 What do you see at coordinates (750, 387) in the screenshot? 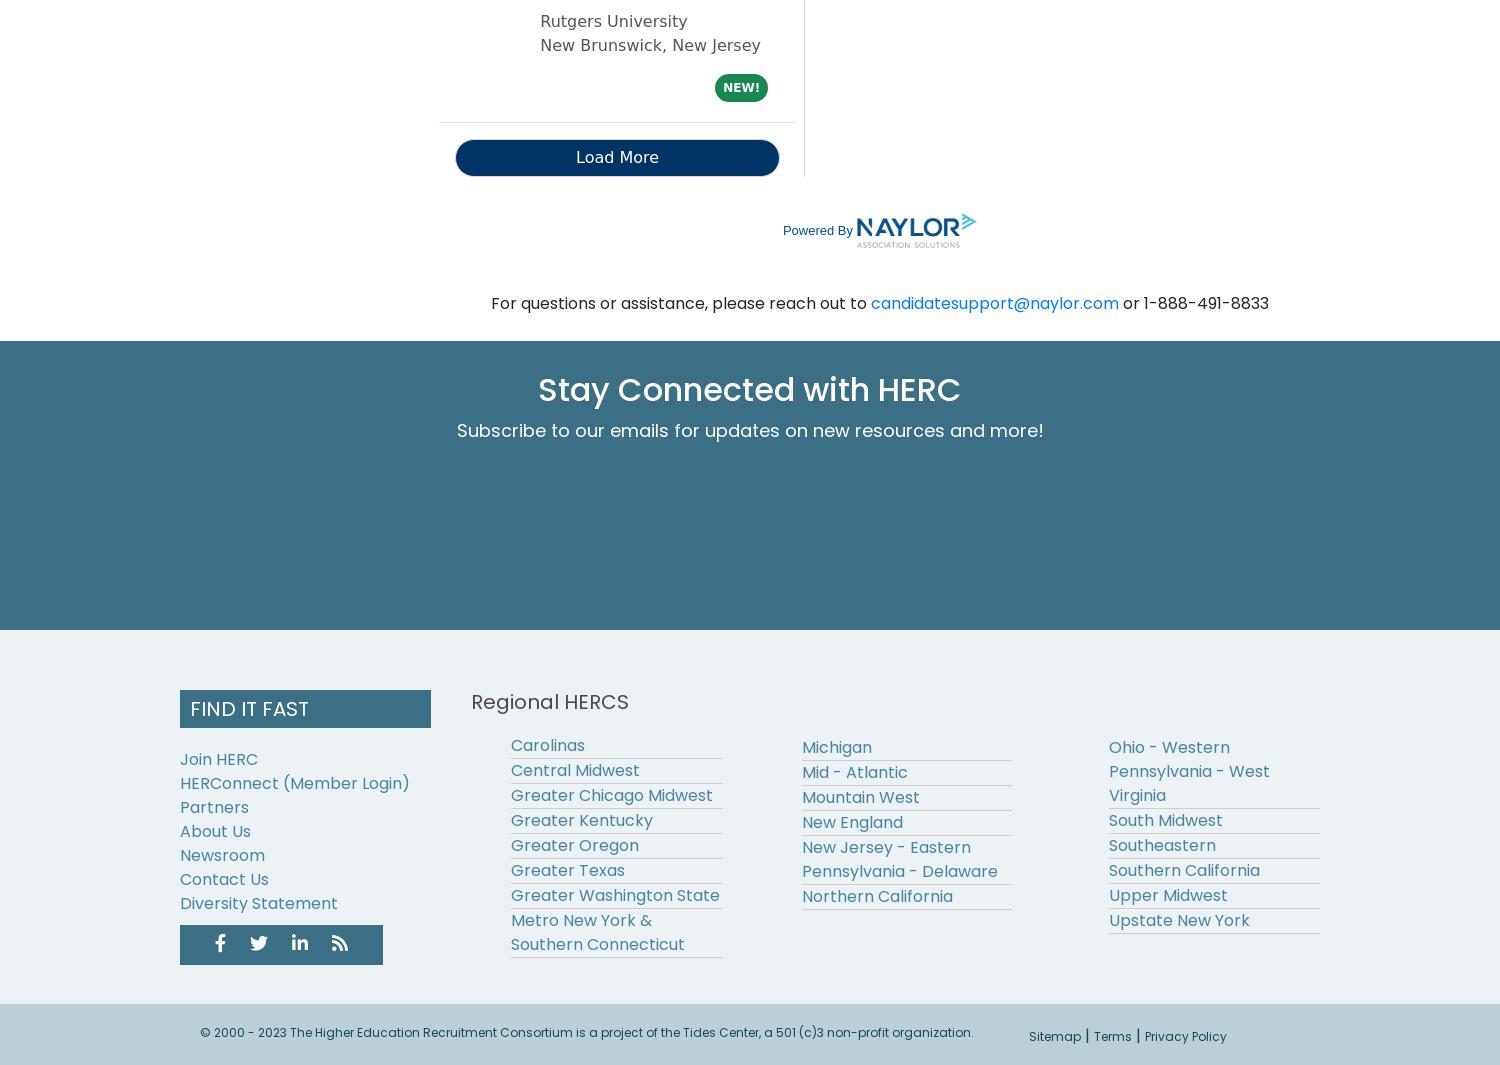
I see `'Stay Connected with HERC'` at bounding box center [750, 387].